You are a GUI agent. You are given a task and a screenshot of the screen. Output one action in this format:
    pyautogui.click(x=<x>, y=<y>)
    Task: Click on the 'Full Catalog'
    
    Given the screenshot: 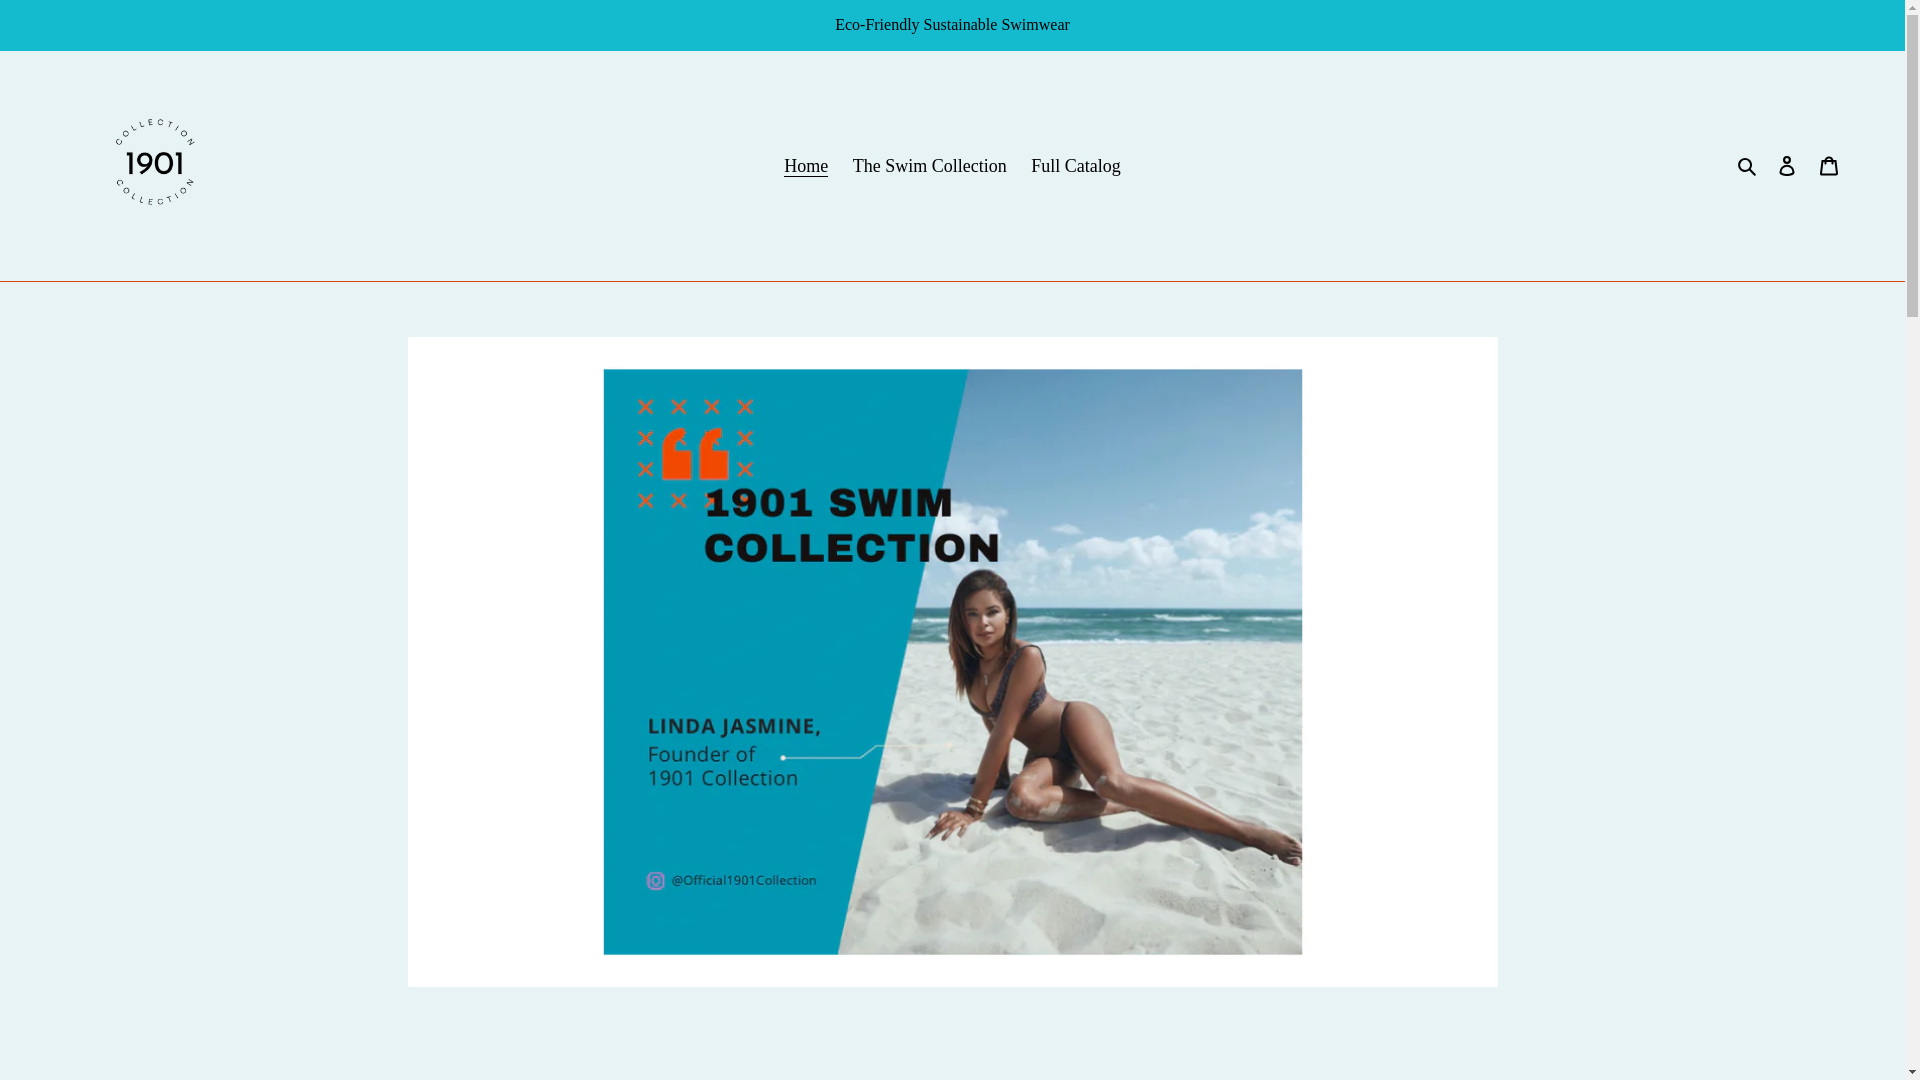 What is the action you would take?
    pyautogui.click(x=1021, y=165)
    